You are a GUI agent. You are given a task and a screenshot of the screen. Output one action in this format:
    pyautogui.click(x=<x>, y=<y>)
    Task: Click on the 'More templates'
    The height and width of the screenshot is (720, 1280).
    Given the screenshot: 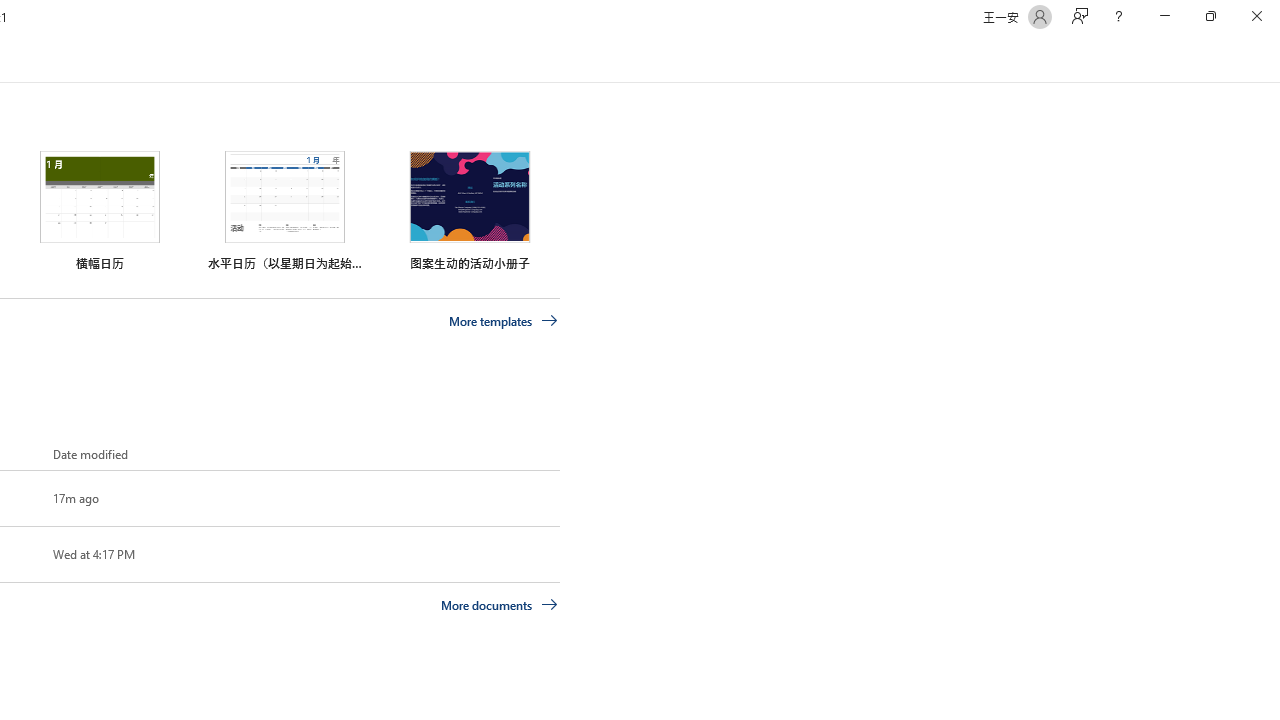 What is the action you would take?
    pyautogui.click(x=503, y=320)
    